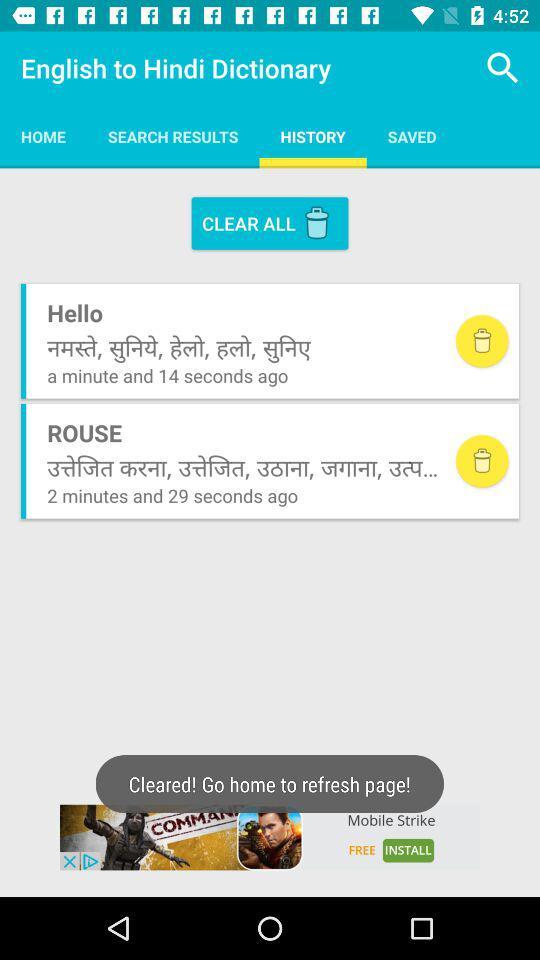  What do you see at coordinates (481, 461) in the screenshot?
I see `delete` at bounding box center [481, 461].